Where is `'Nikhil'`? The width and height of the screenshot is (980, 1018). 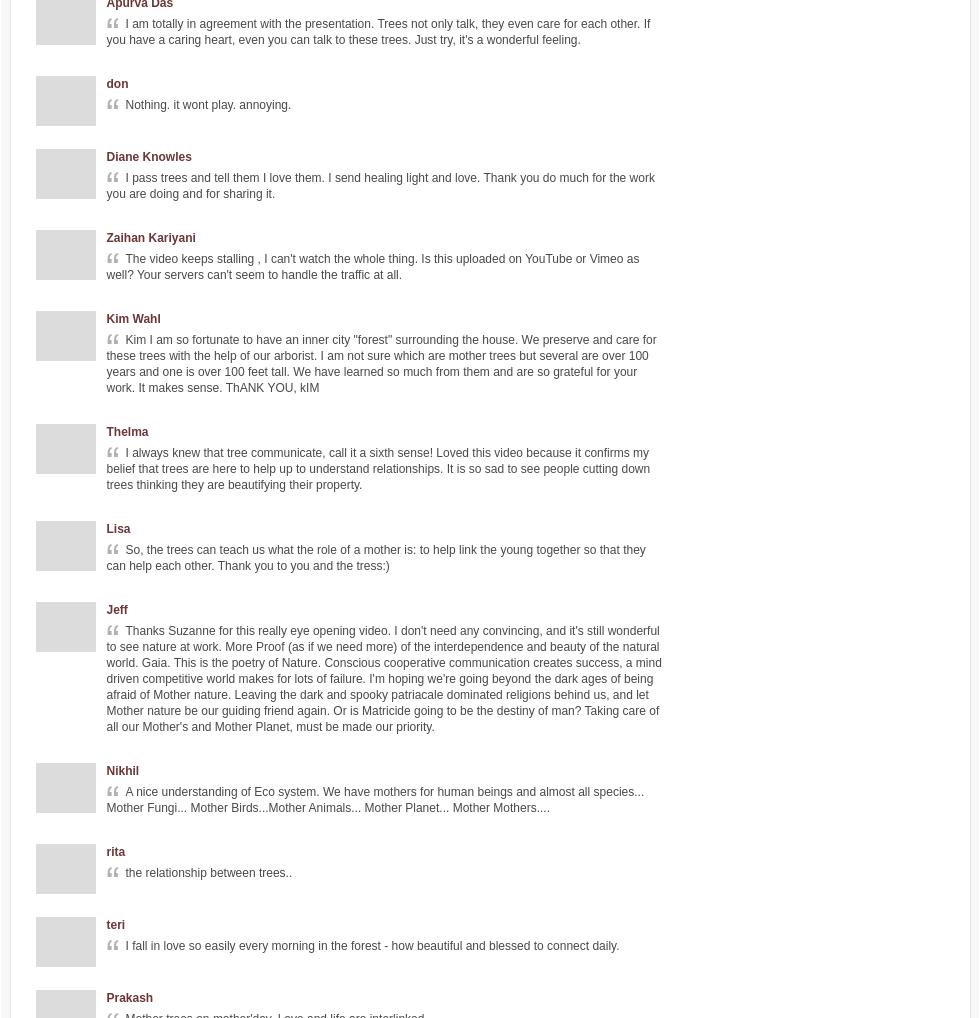
'Nikhil' is located at coordinates (106, 771).